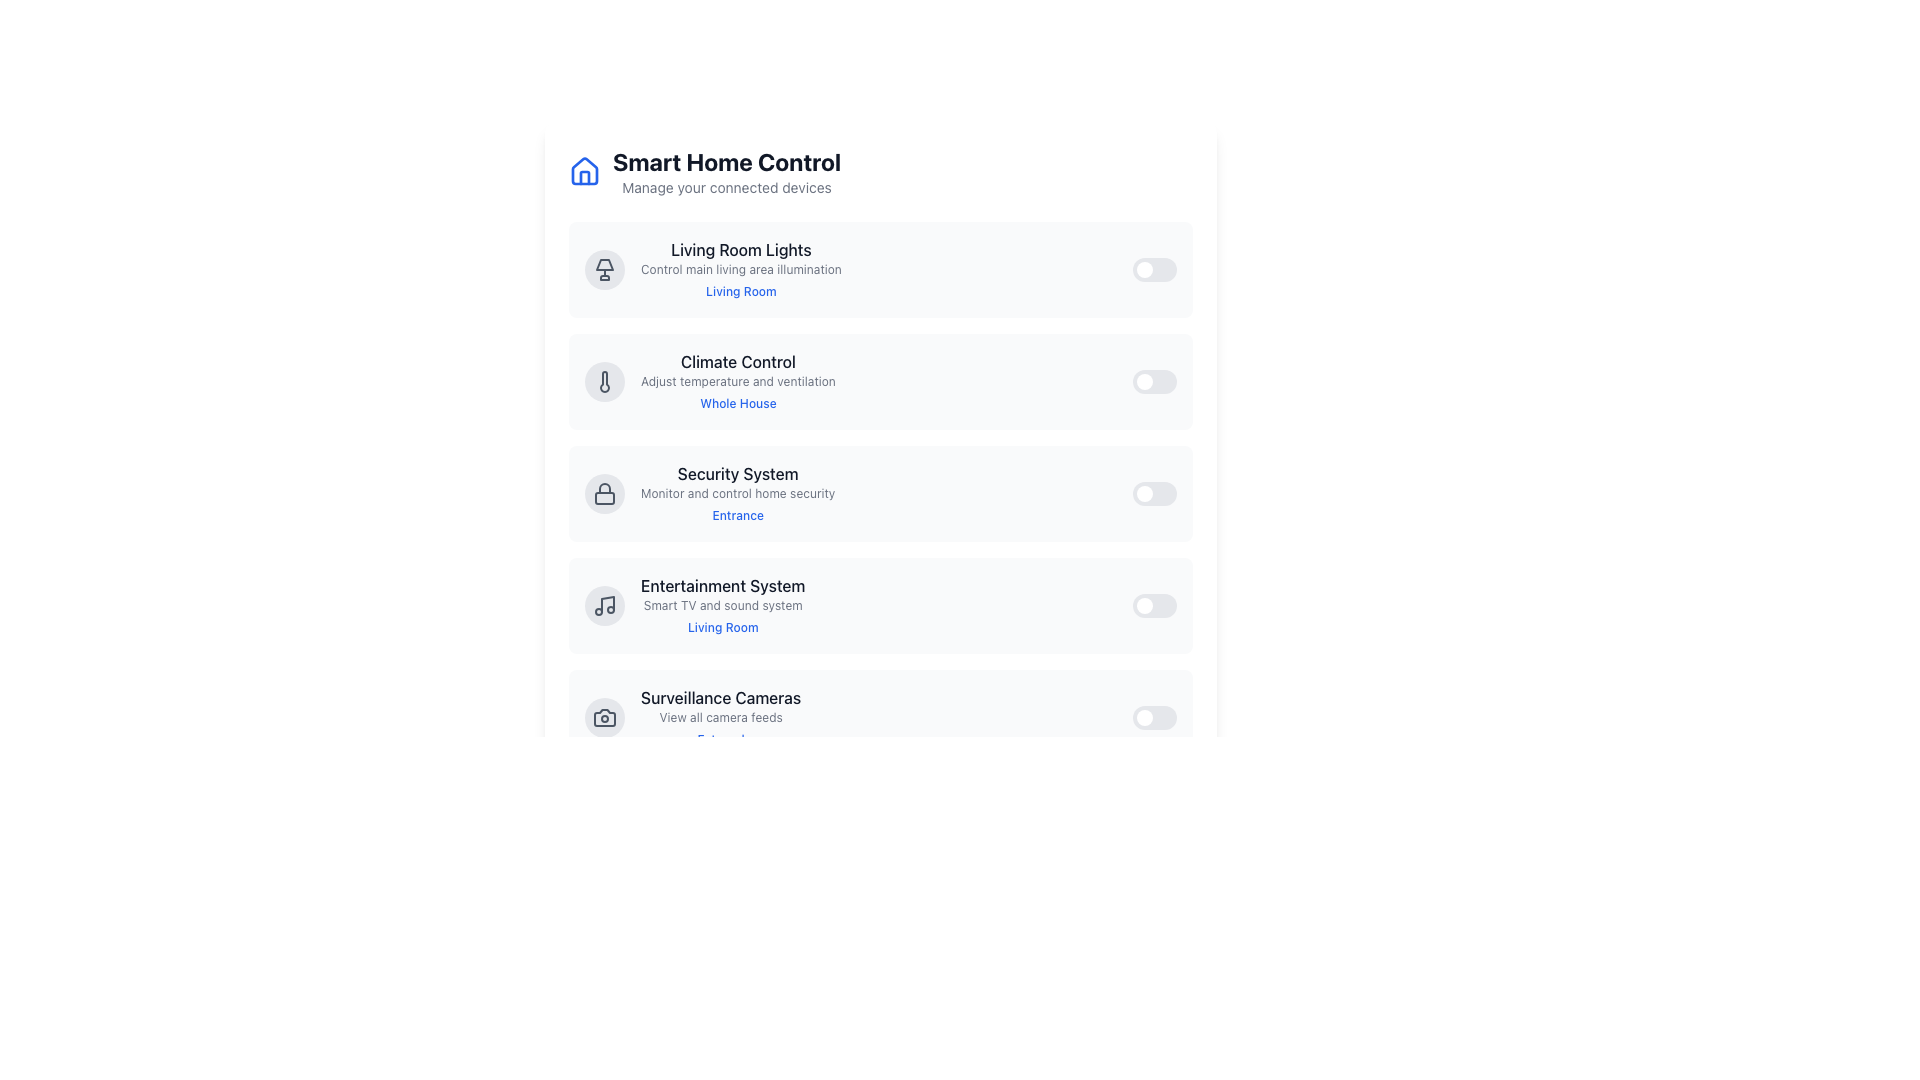 This screenshot has height=1080, width=1920. What do you see at coordinates (603, 604) in the screenshot?
I see `the music-related icon in the 'Entertainment System' section, which features a grayish musical note with circular ends` at bounding box center [603, 604].